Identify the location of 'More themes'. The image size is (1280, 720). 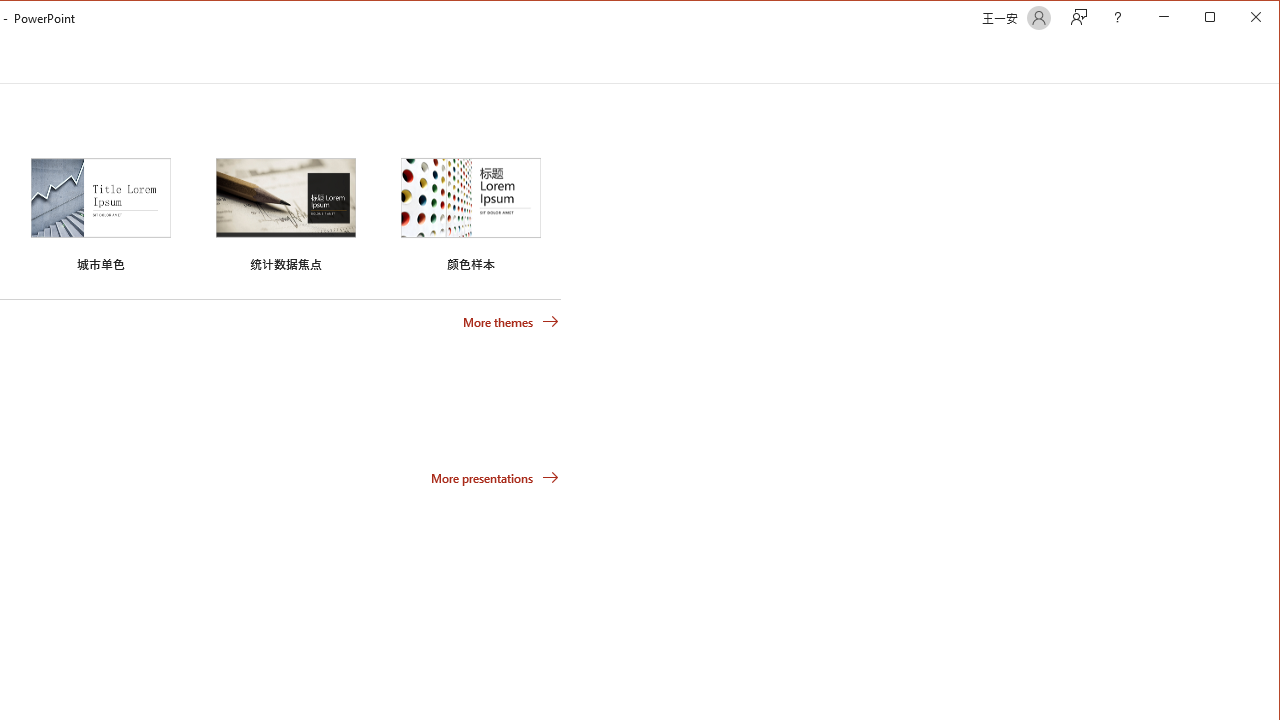
(510, 320).